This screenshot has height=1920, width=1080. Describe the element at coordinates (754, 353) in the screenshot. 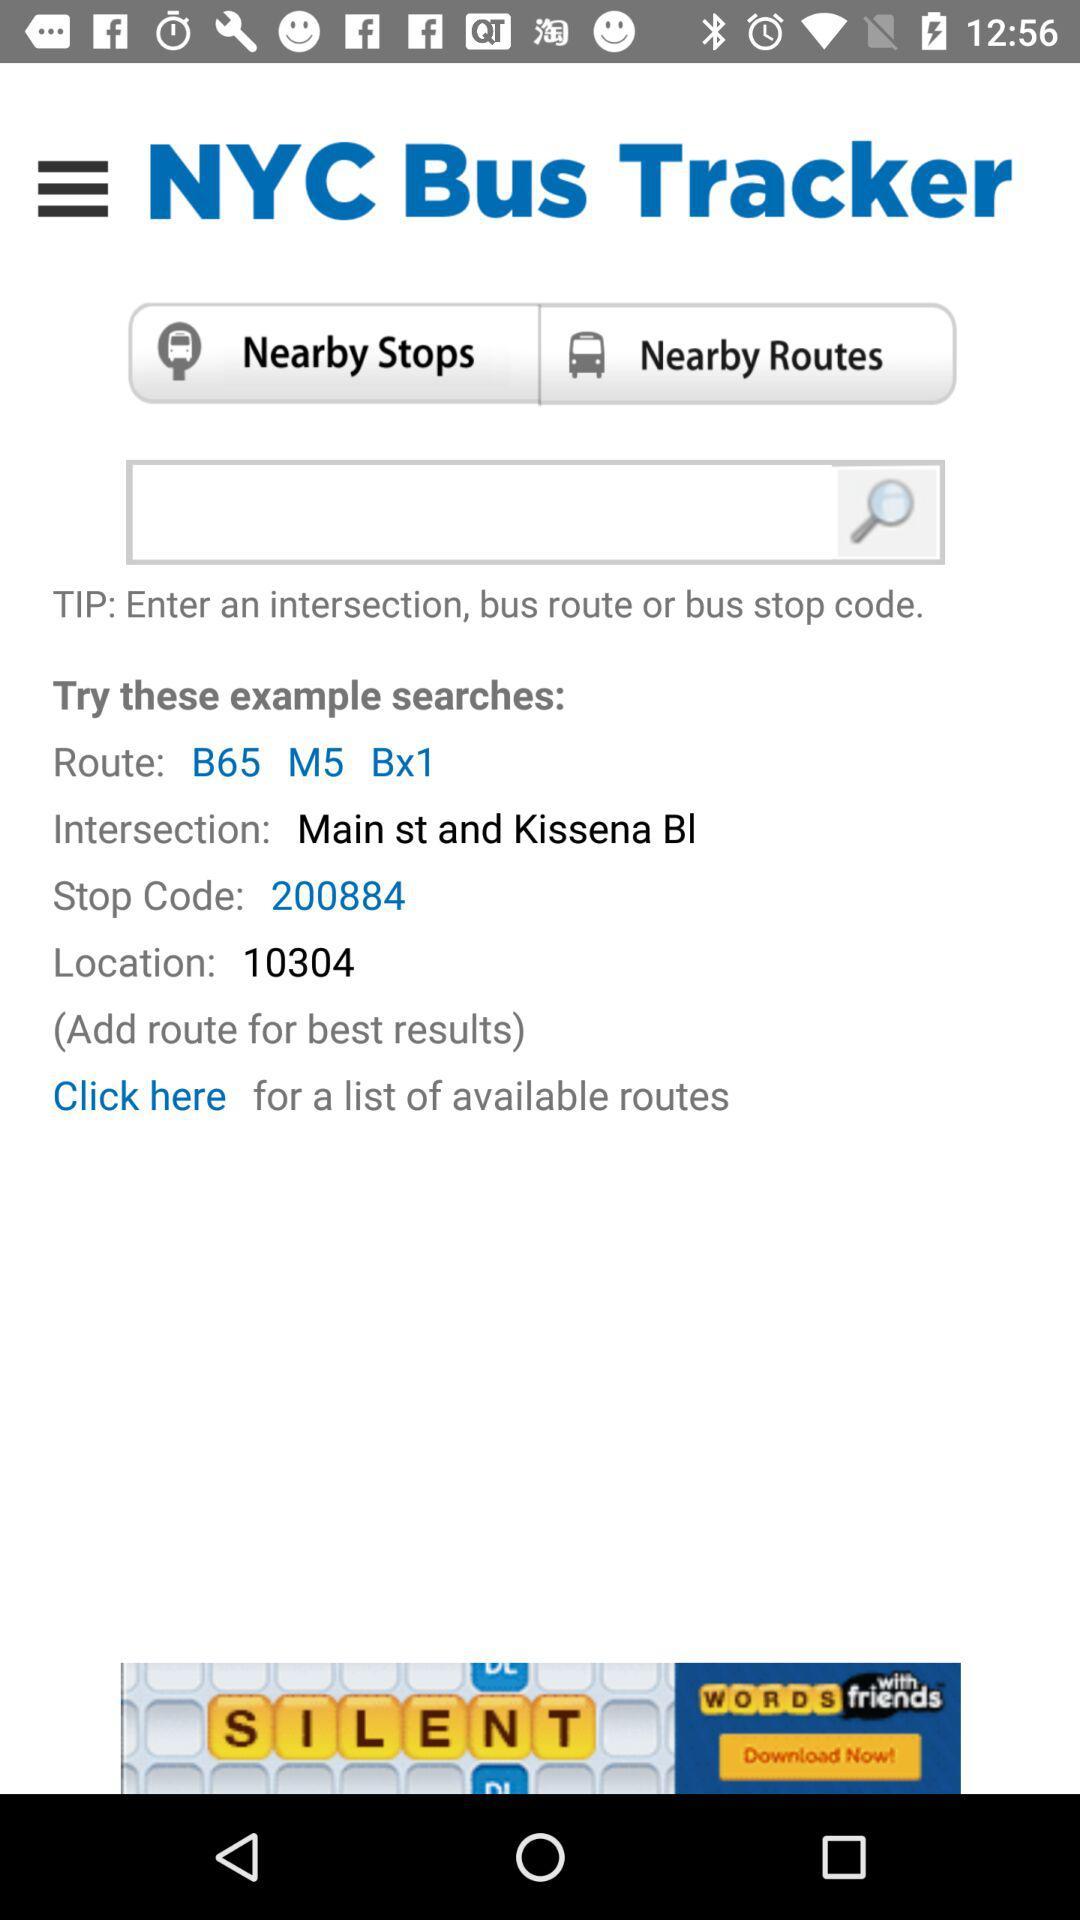

I see `nearby routes button` at that location.